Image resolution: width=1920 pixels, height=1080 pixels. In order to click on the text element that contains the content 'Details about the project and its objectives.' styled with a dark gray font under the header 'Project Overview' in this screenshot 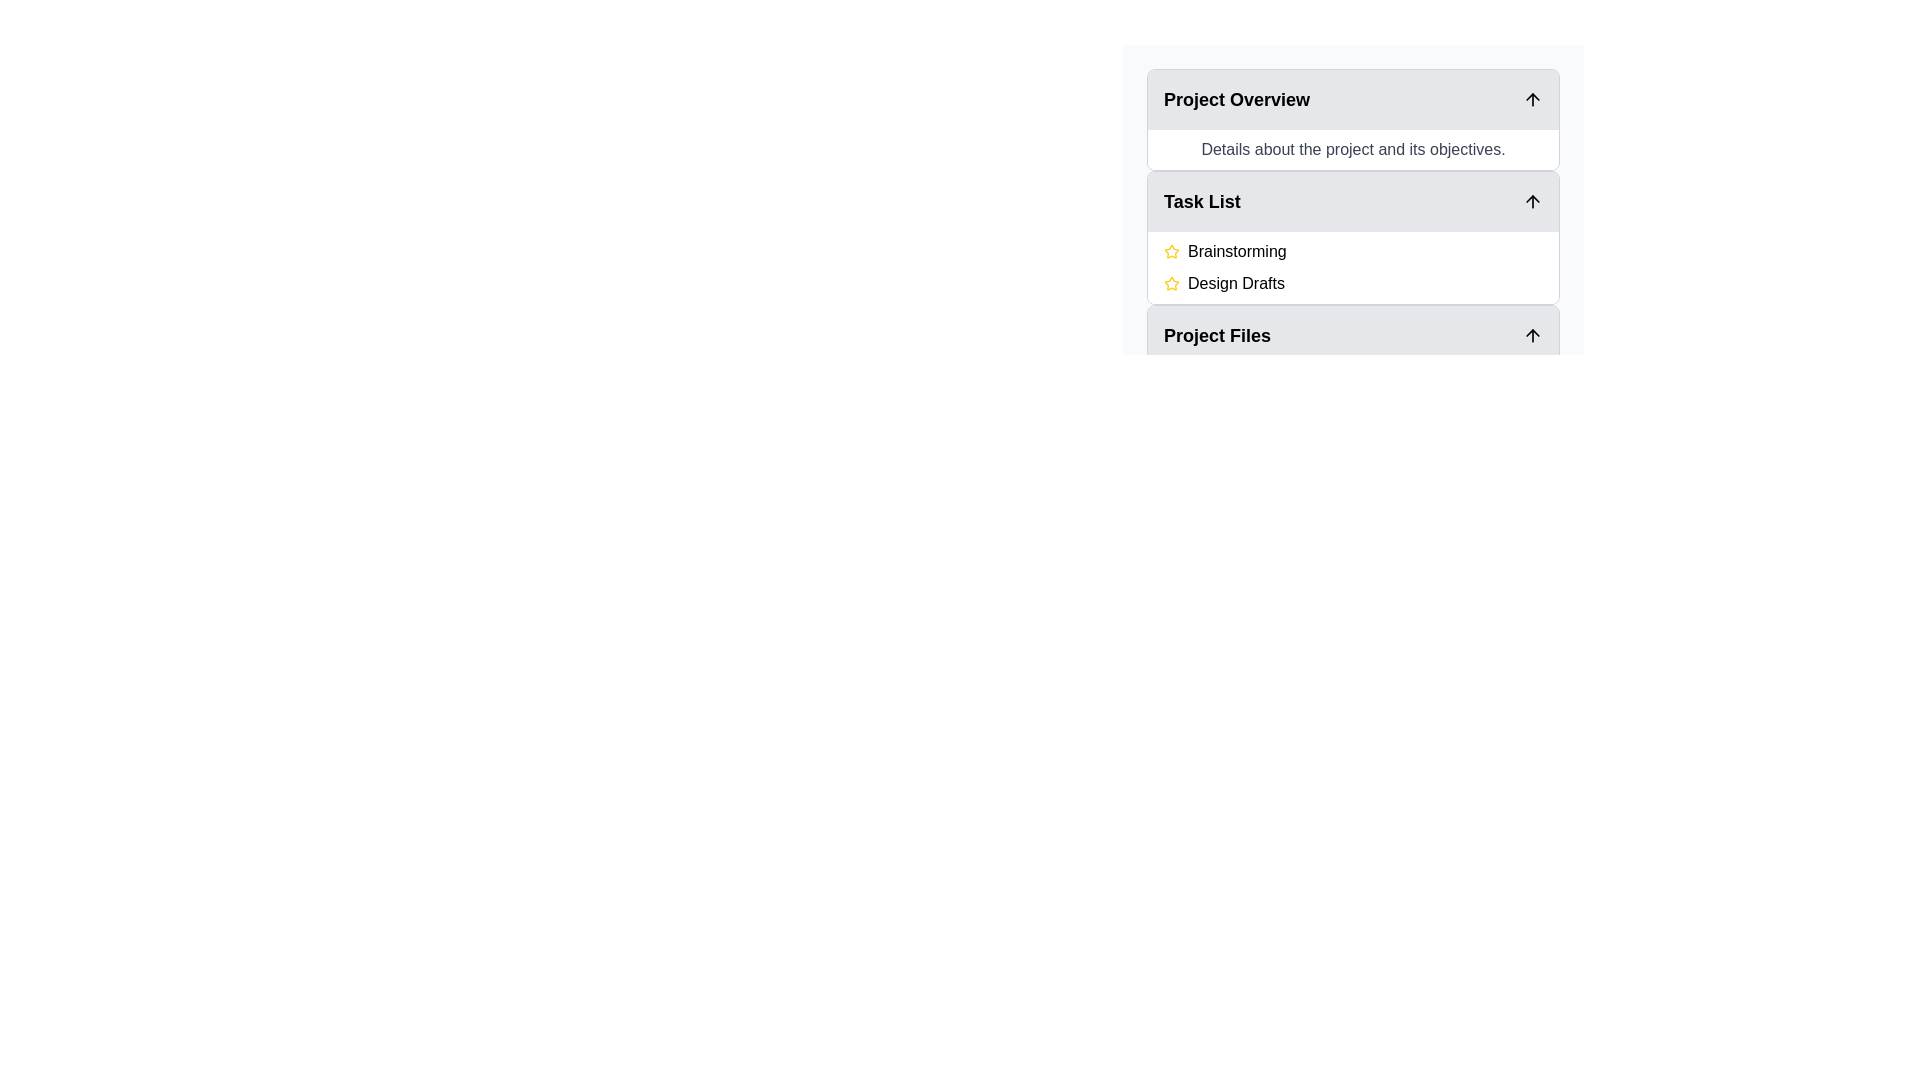, I will do `click(1353, 149)`.